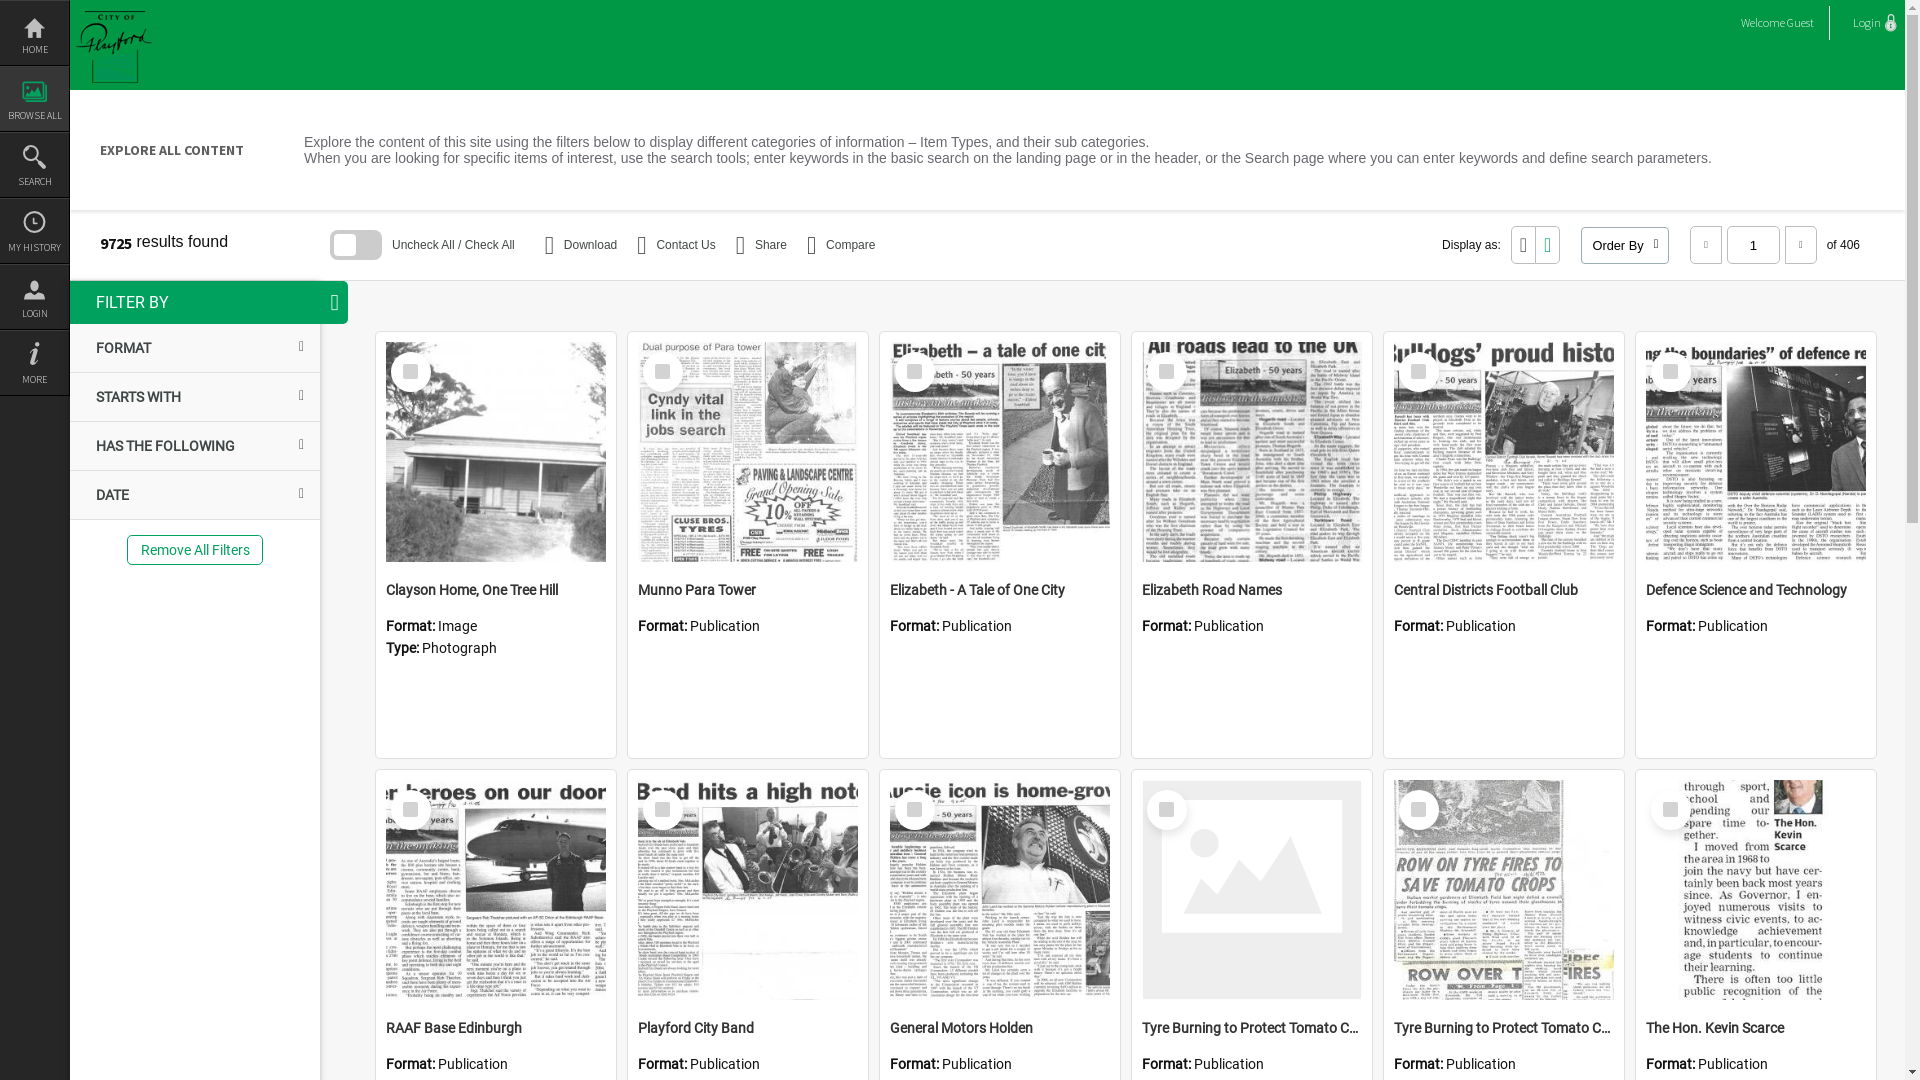  What do you see at coordinates (1392, 589) in the screenshot?
I see `'Central Districts Football Club'` at bounding box center [1392, 589].